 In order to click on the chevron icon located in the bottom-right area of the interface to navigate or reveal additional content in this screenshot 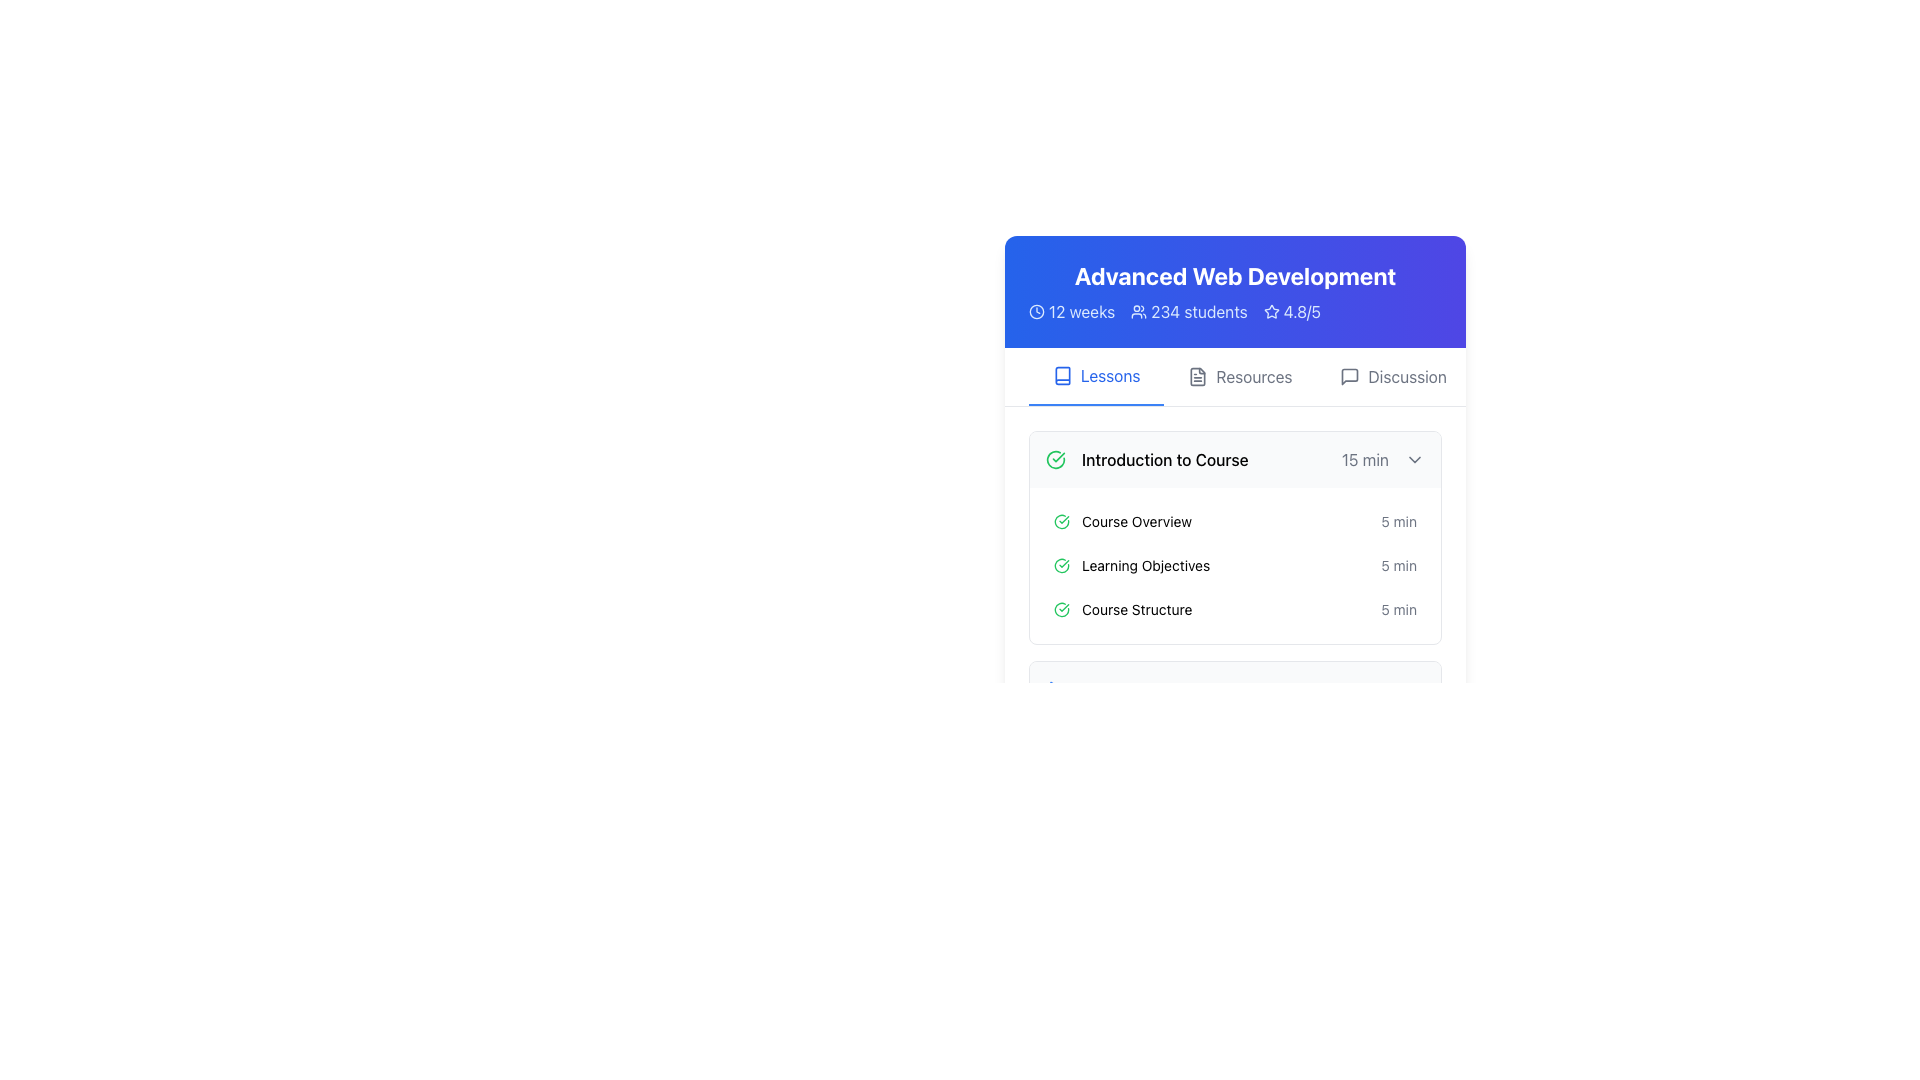, I will do `click(1414, 689)`.